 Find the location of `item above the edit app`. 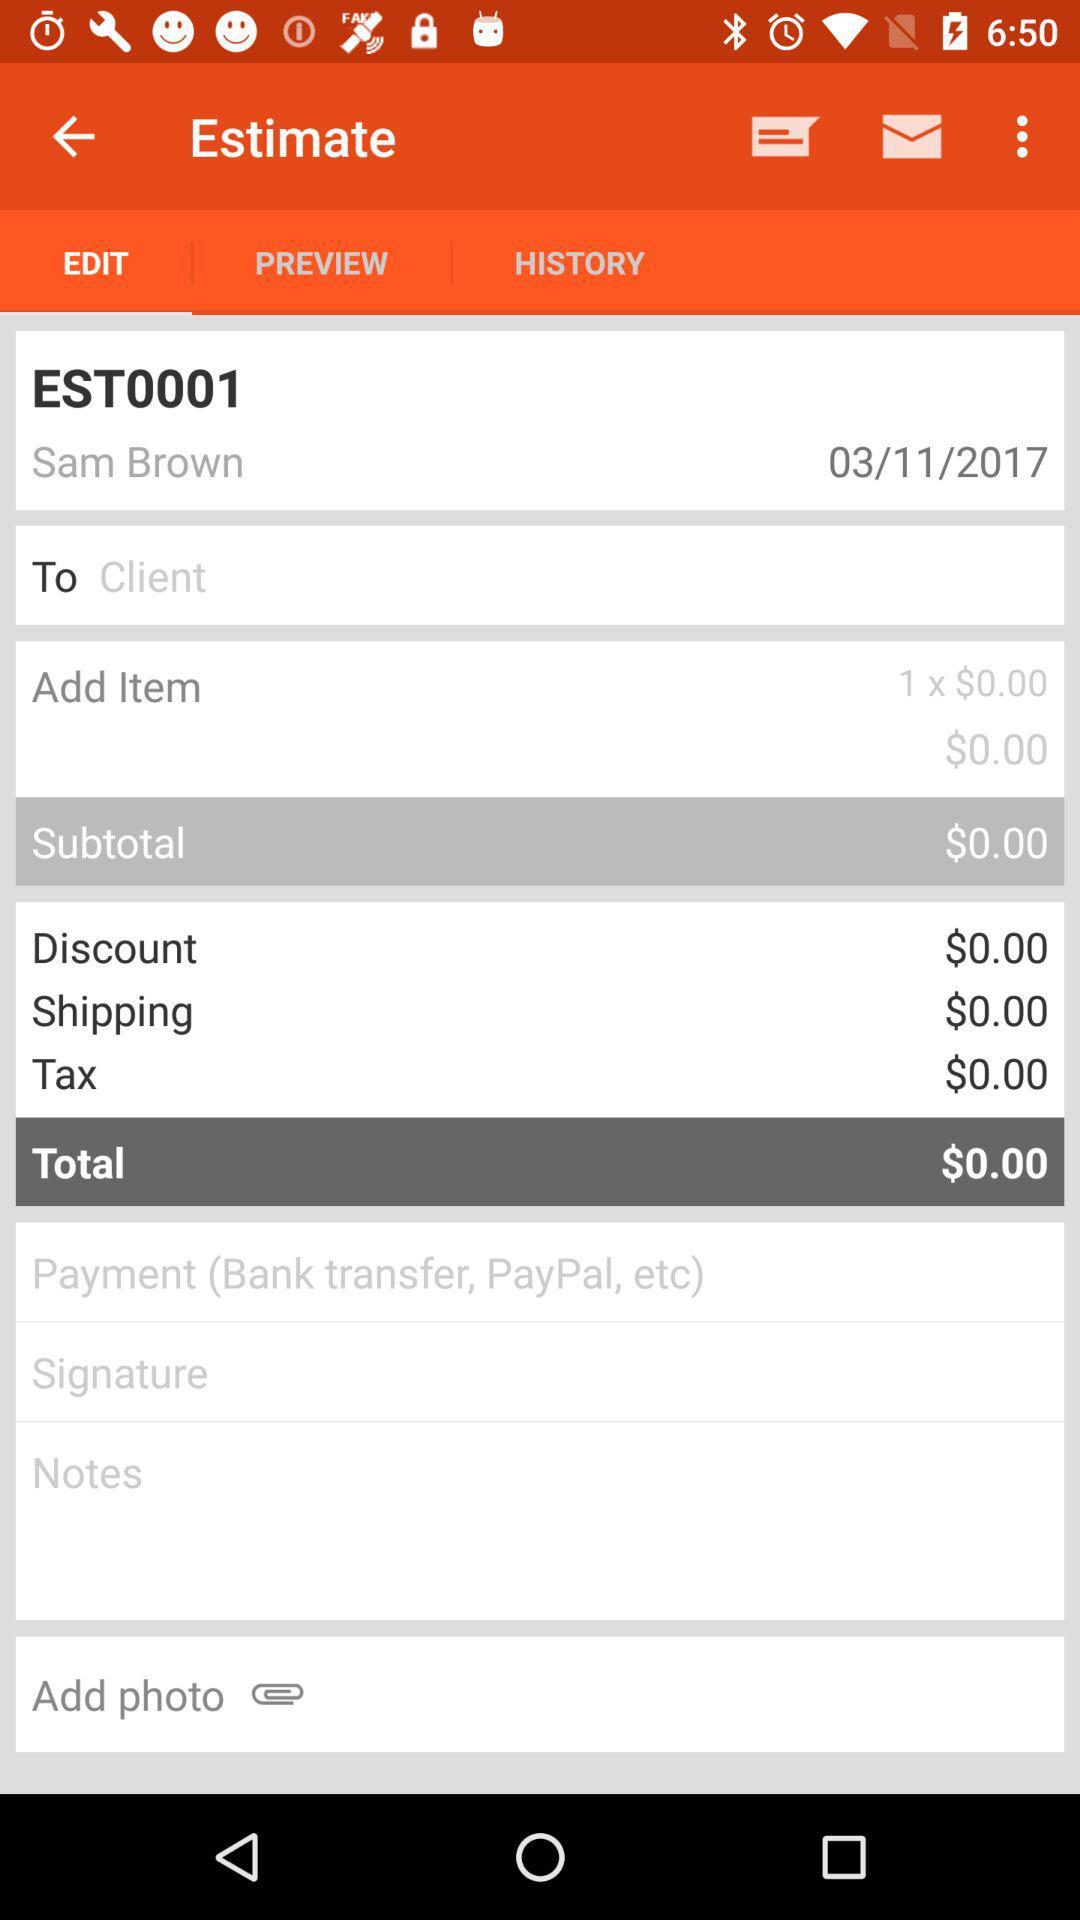

item above the edit app is located at coordinates (72, 135).